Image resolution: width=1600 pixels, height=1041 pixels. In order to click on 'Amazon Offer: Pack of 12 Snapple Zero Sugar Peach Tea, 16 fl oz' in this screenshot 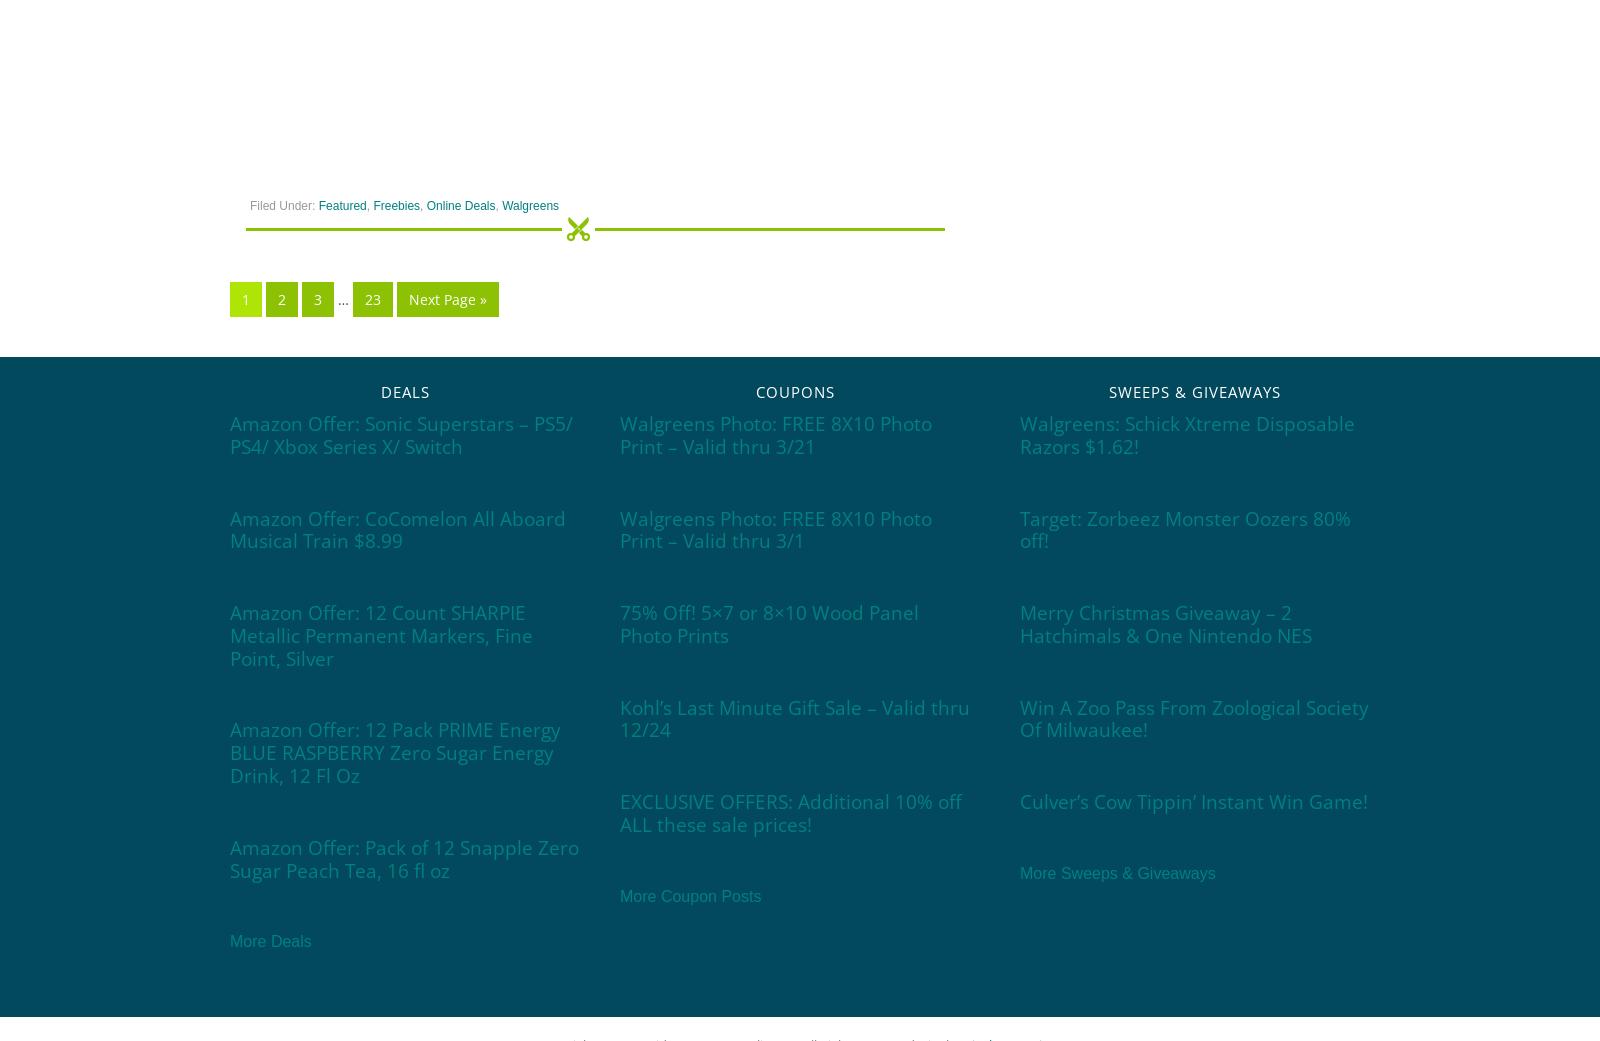, I will do `click(403, 857)`.